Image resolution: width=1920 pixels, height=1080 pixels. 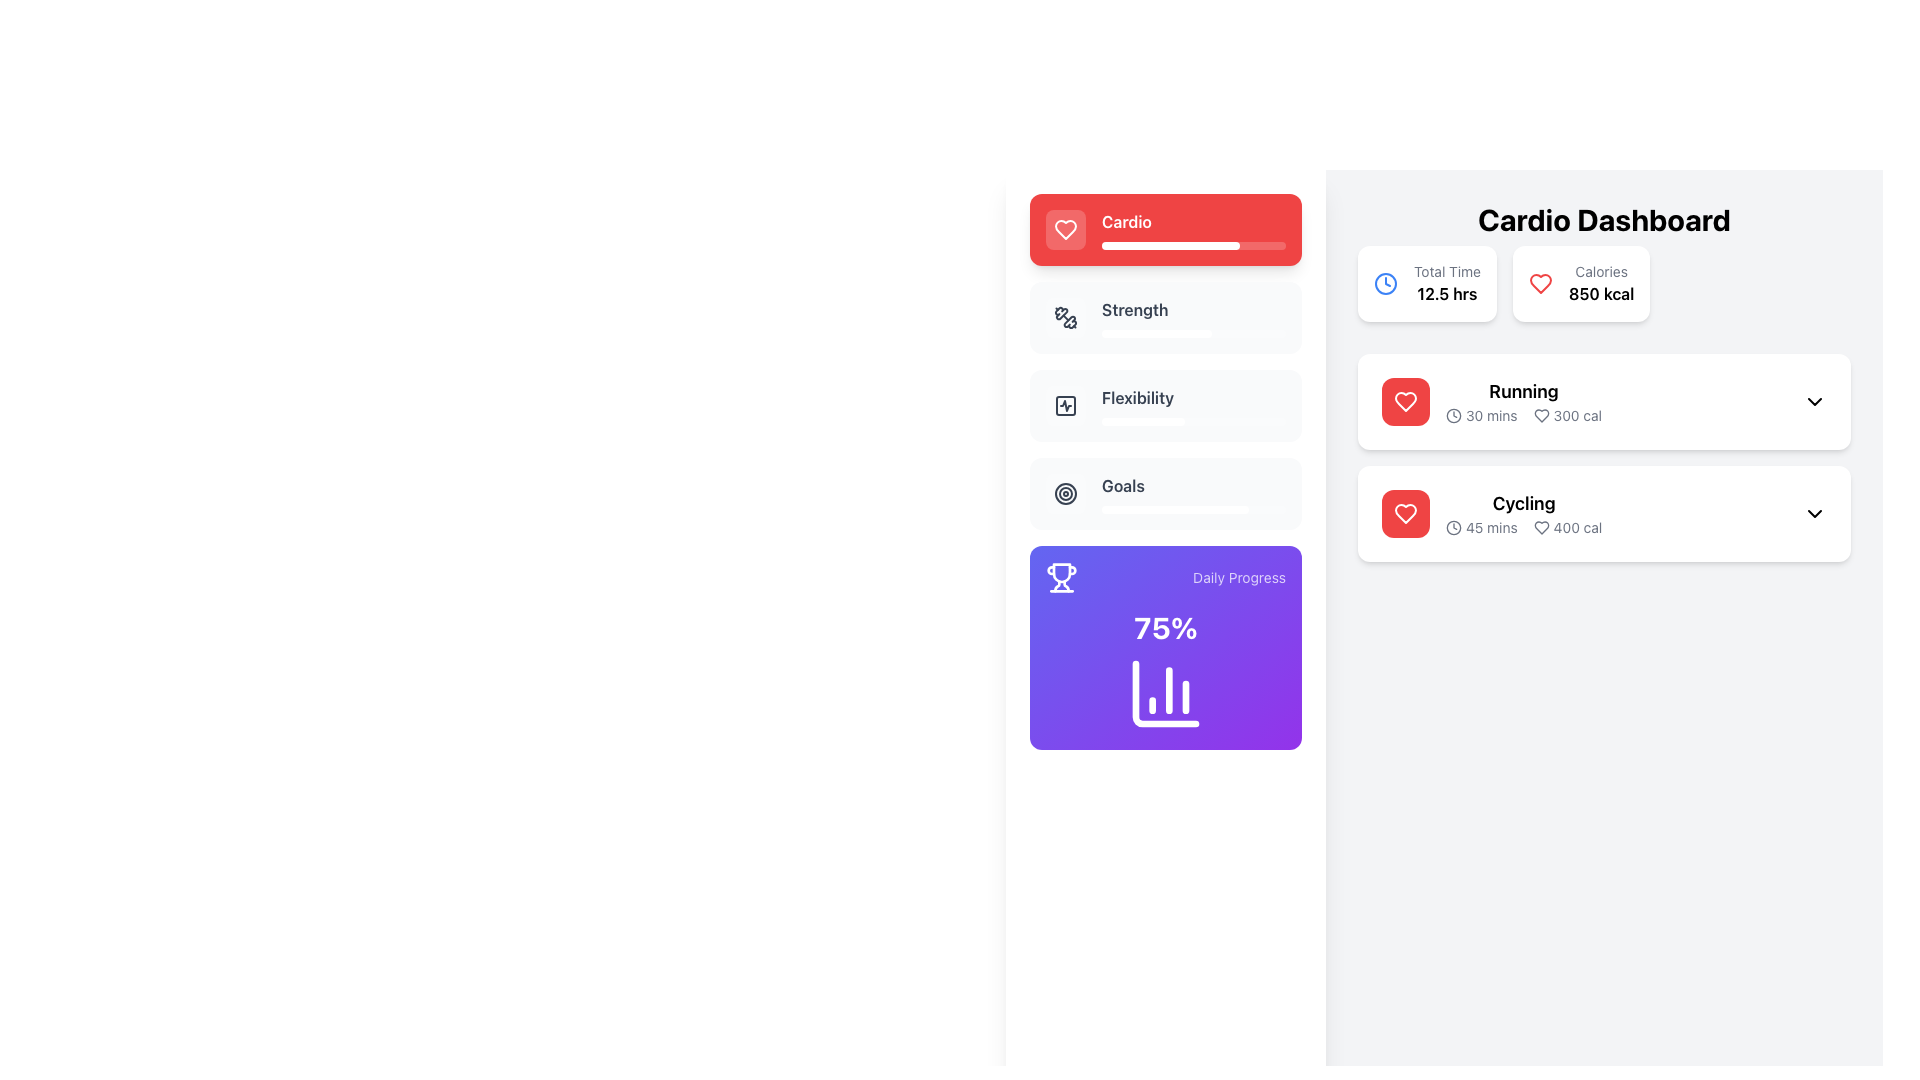 I want to click on the Text with icon element displaying '300 cal' next to the heart icon in the Cardio Dashboard section under Running activity details, so click(x=1566, y=415).